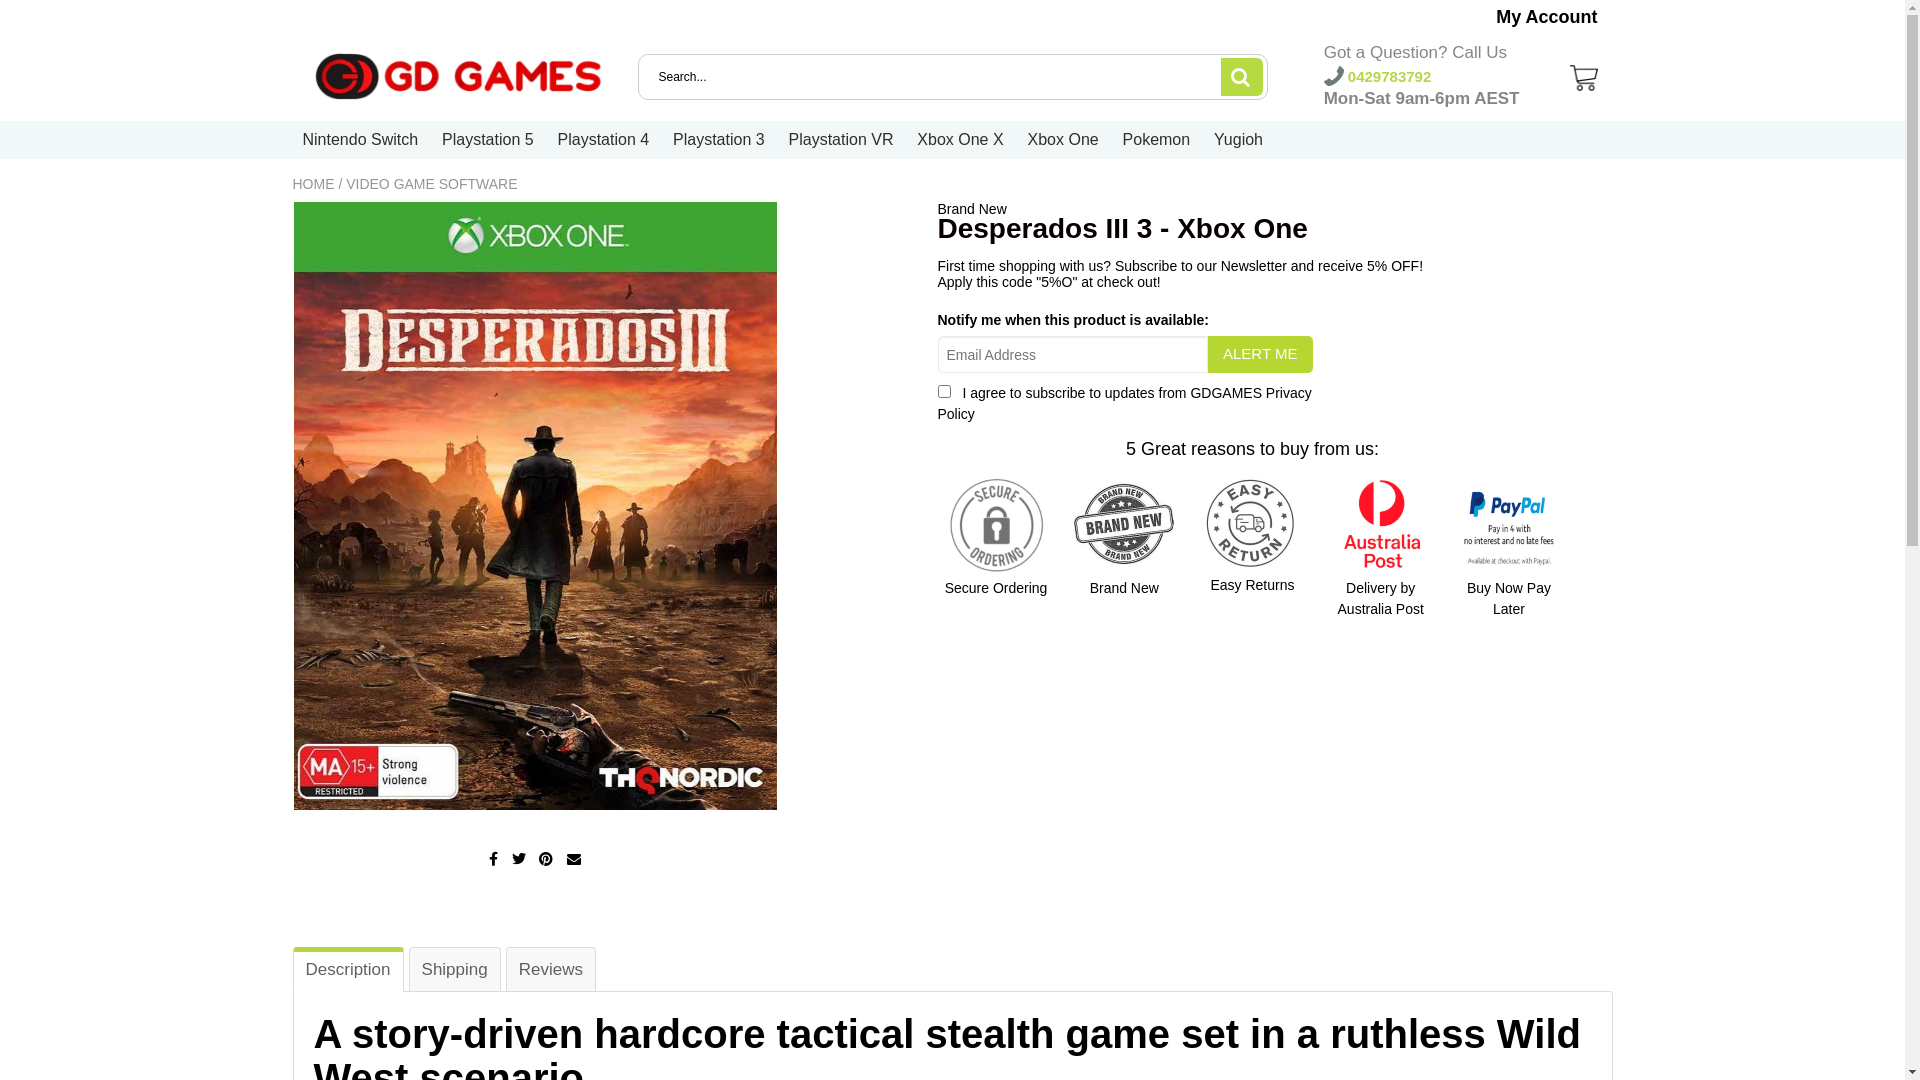  I want to click on 'Pokemon', so click(1156, 138).